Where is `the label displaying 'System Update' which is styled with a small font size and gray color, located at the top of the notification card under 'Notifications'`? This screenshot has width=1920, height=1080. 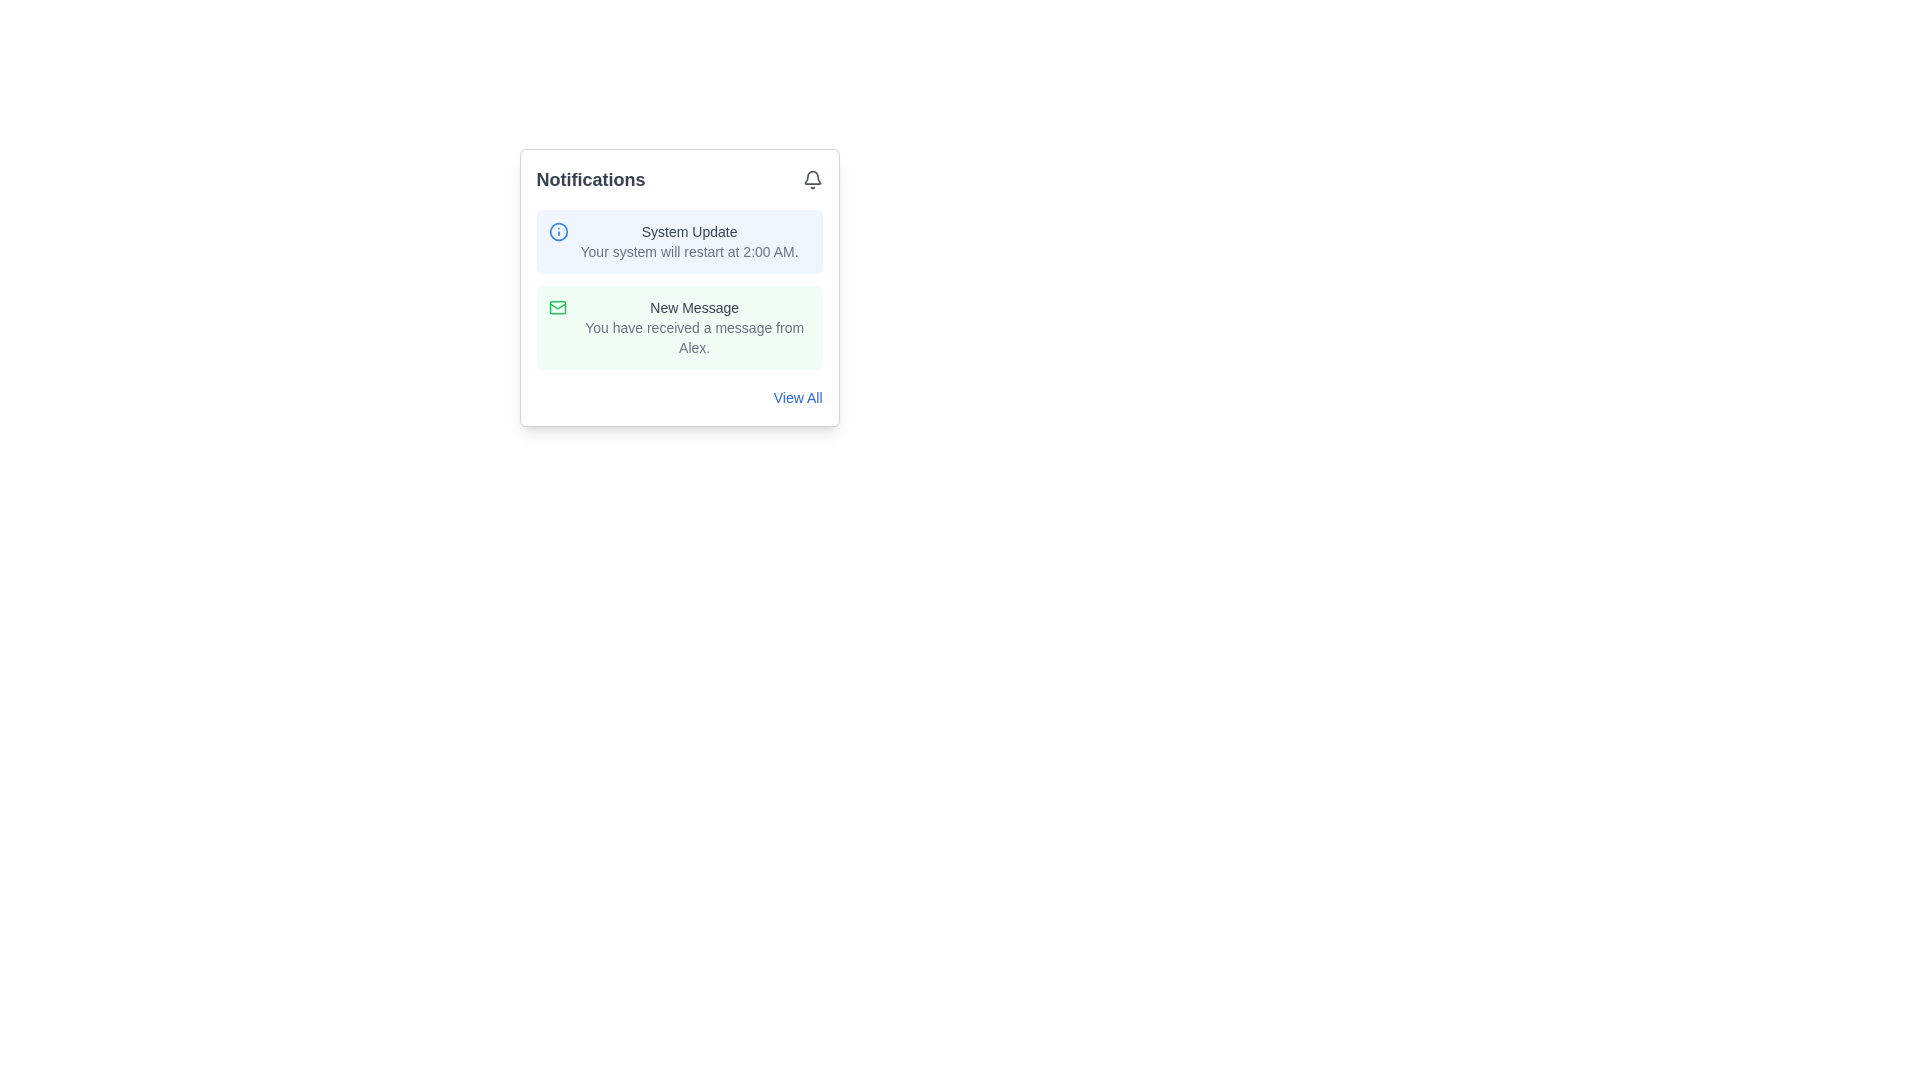 the label displaying 'System Update' which is styled with a small font size and gray color, located at the top of the notification card under 'Notifications' is located at coordinates (689, 230).